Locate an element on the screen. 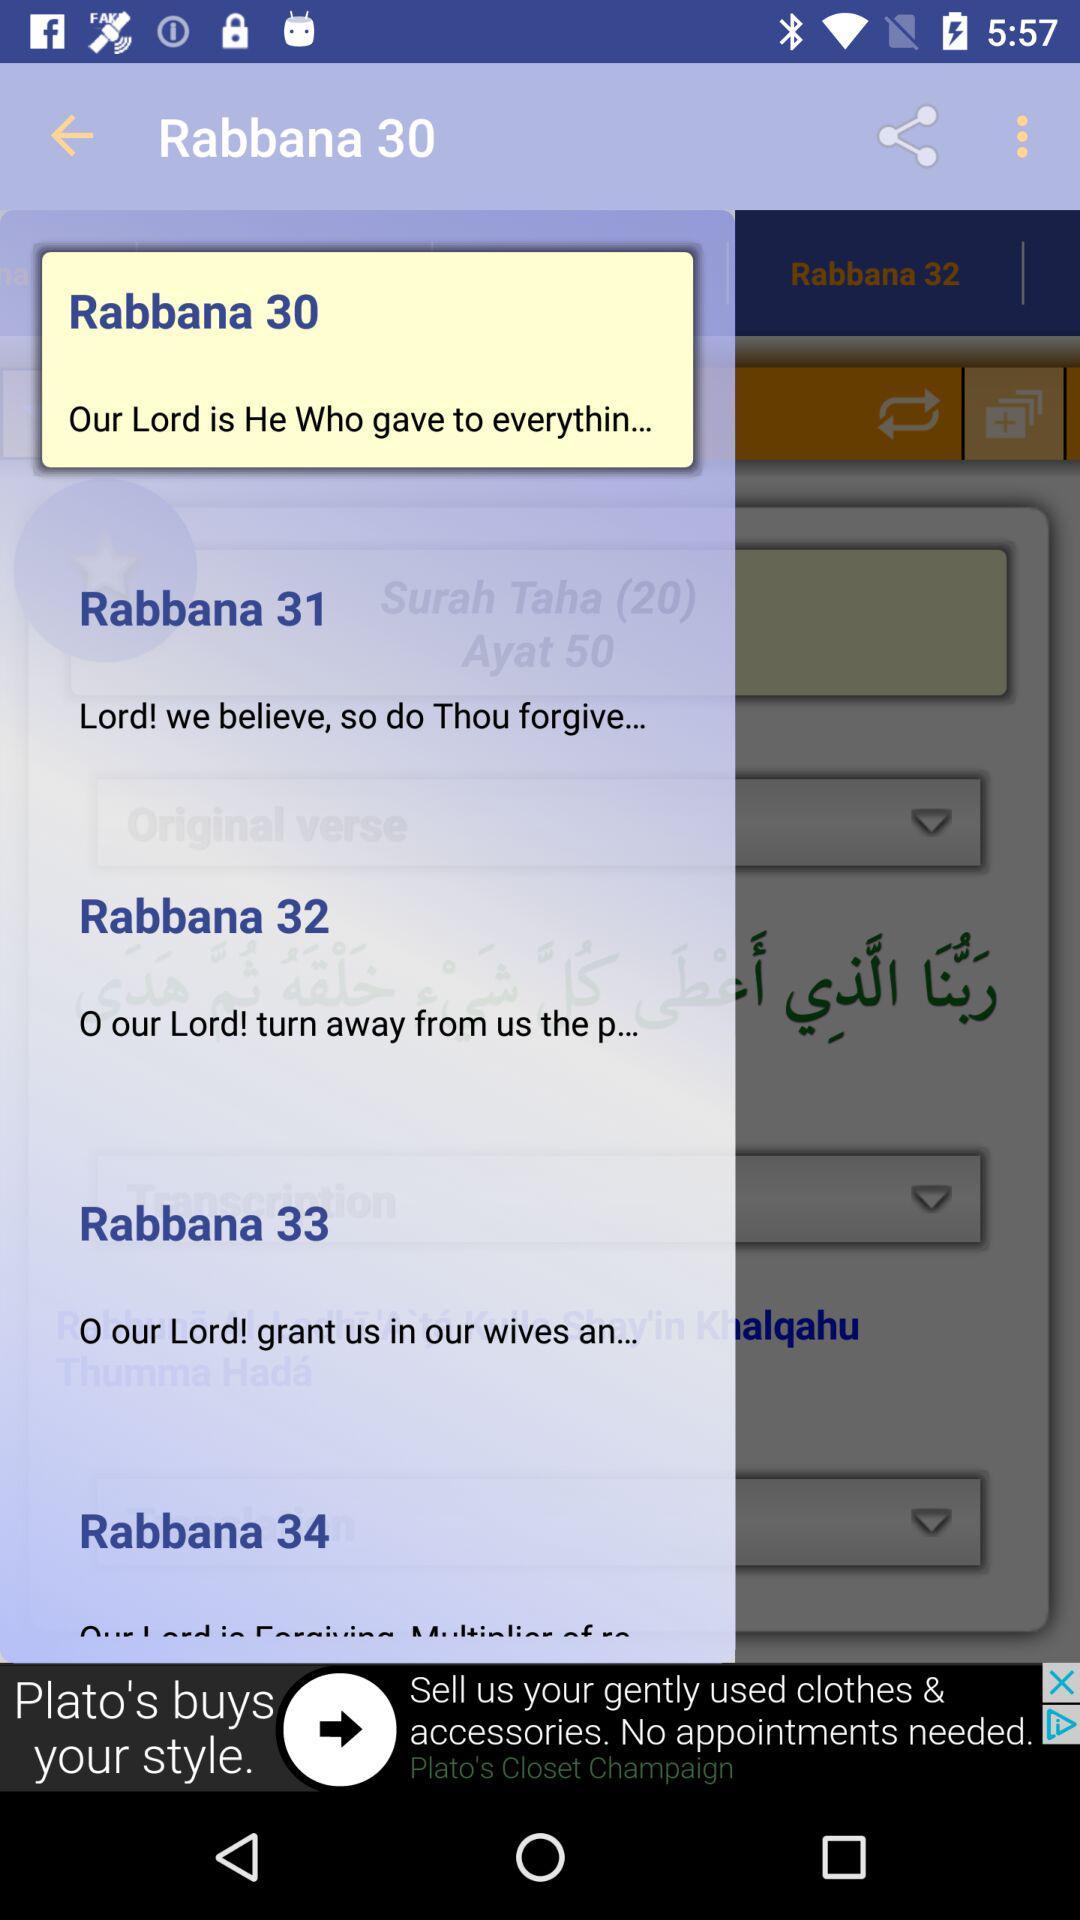 Image resolution: width=1080 pixels, height=1920 pixels. the more icon is located at coordinates (474, 412).